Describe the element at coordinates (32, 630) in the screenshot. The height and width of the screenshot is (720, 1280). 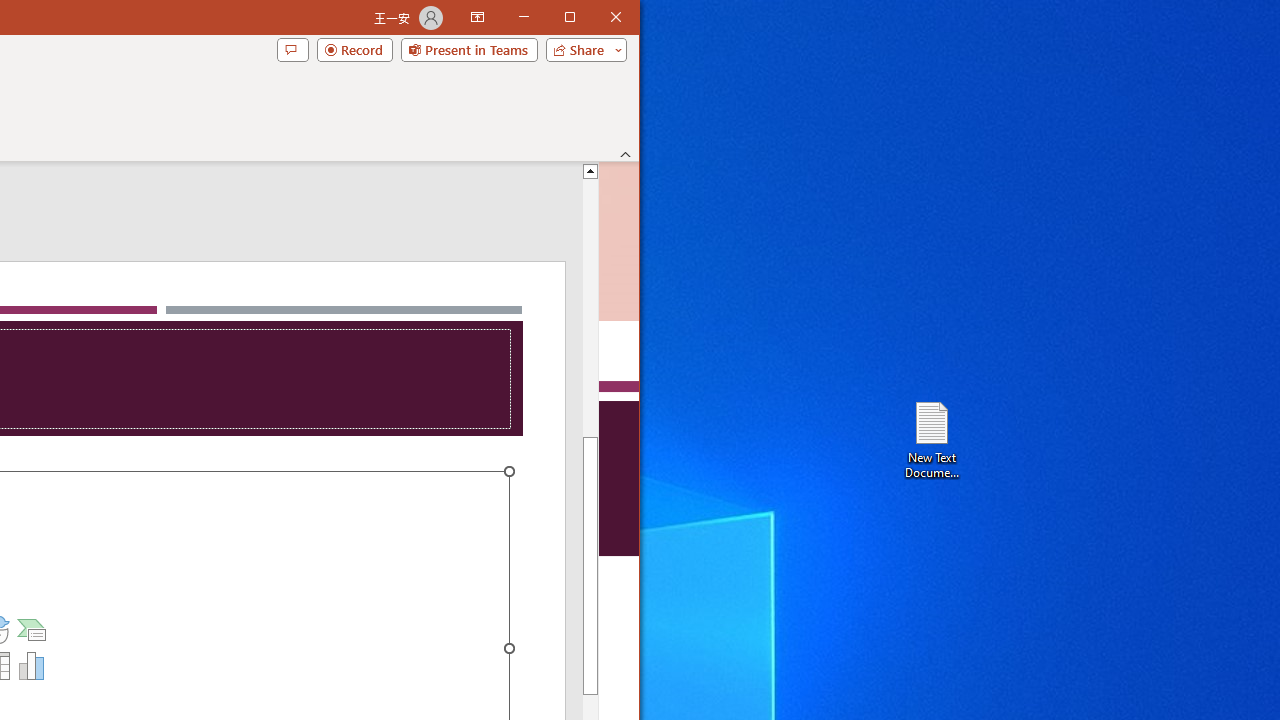
I see `'Insert a SmartArt Graphic'` at that location.